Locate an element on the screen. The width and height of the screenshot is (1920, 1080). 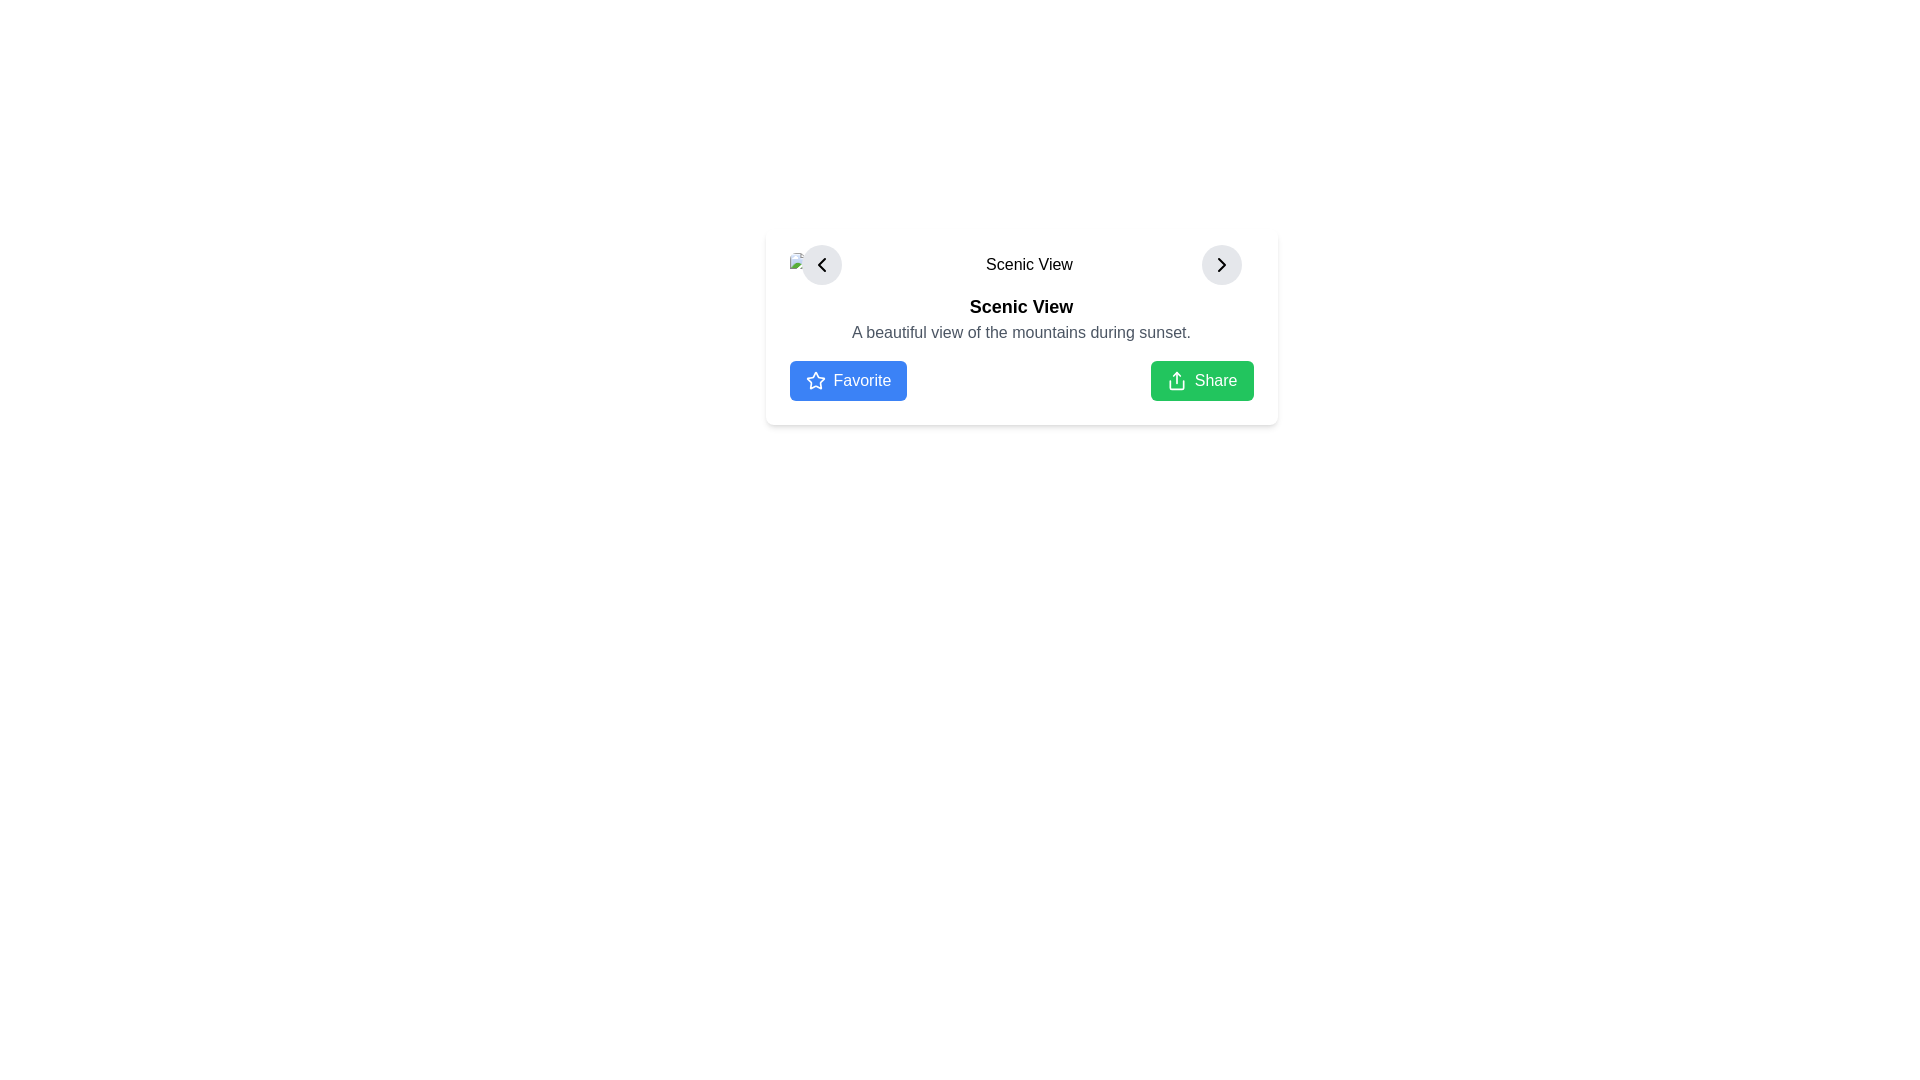
the text label that reads 'A beautiful view of the mountains during sunset', which is styled in gray and is positioned beneath the bolded title 'Scenic View' is located at coordinates (1021, 331).